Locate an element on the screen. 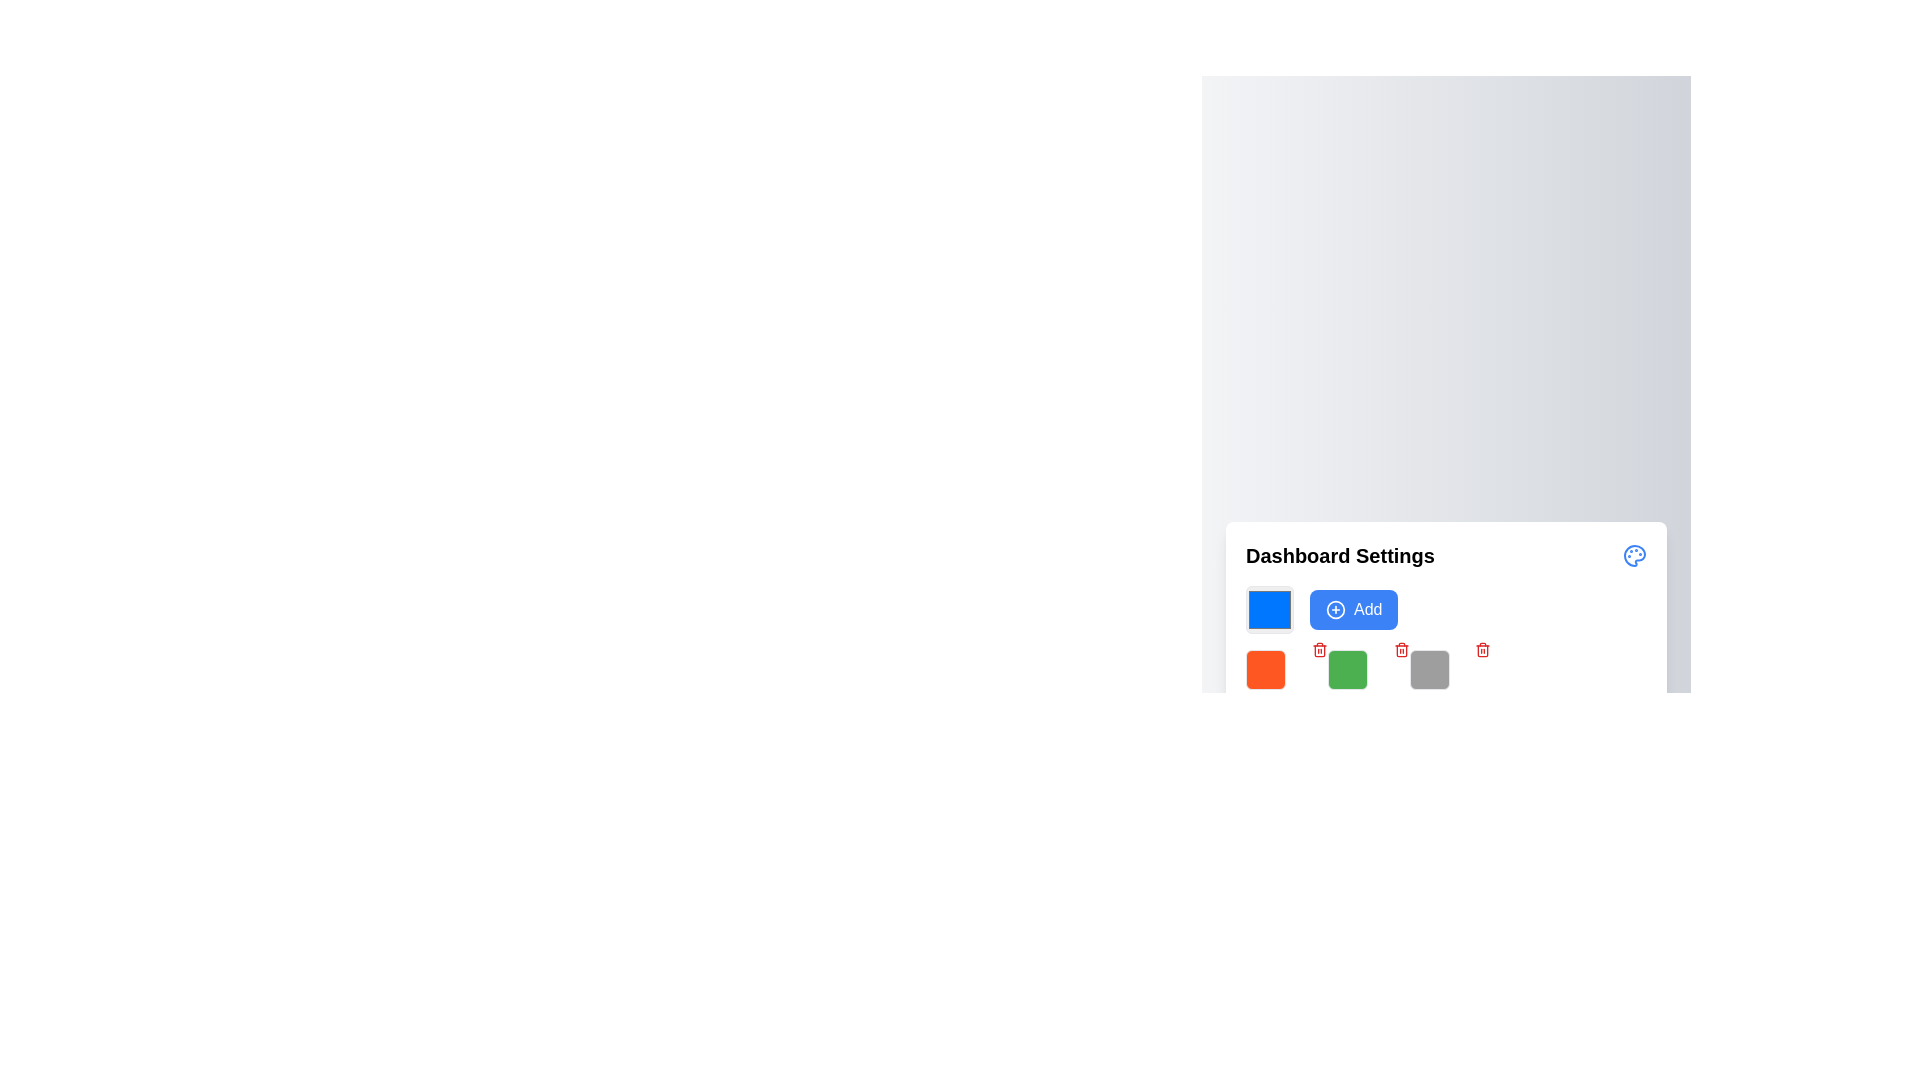 Image resolution: width=1920 pixels, height=1080 pixels. the delete button is located at coordinates (1319, 650).